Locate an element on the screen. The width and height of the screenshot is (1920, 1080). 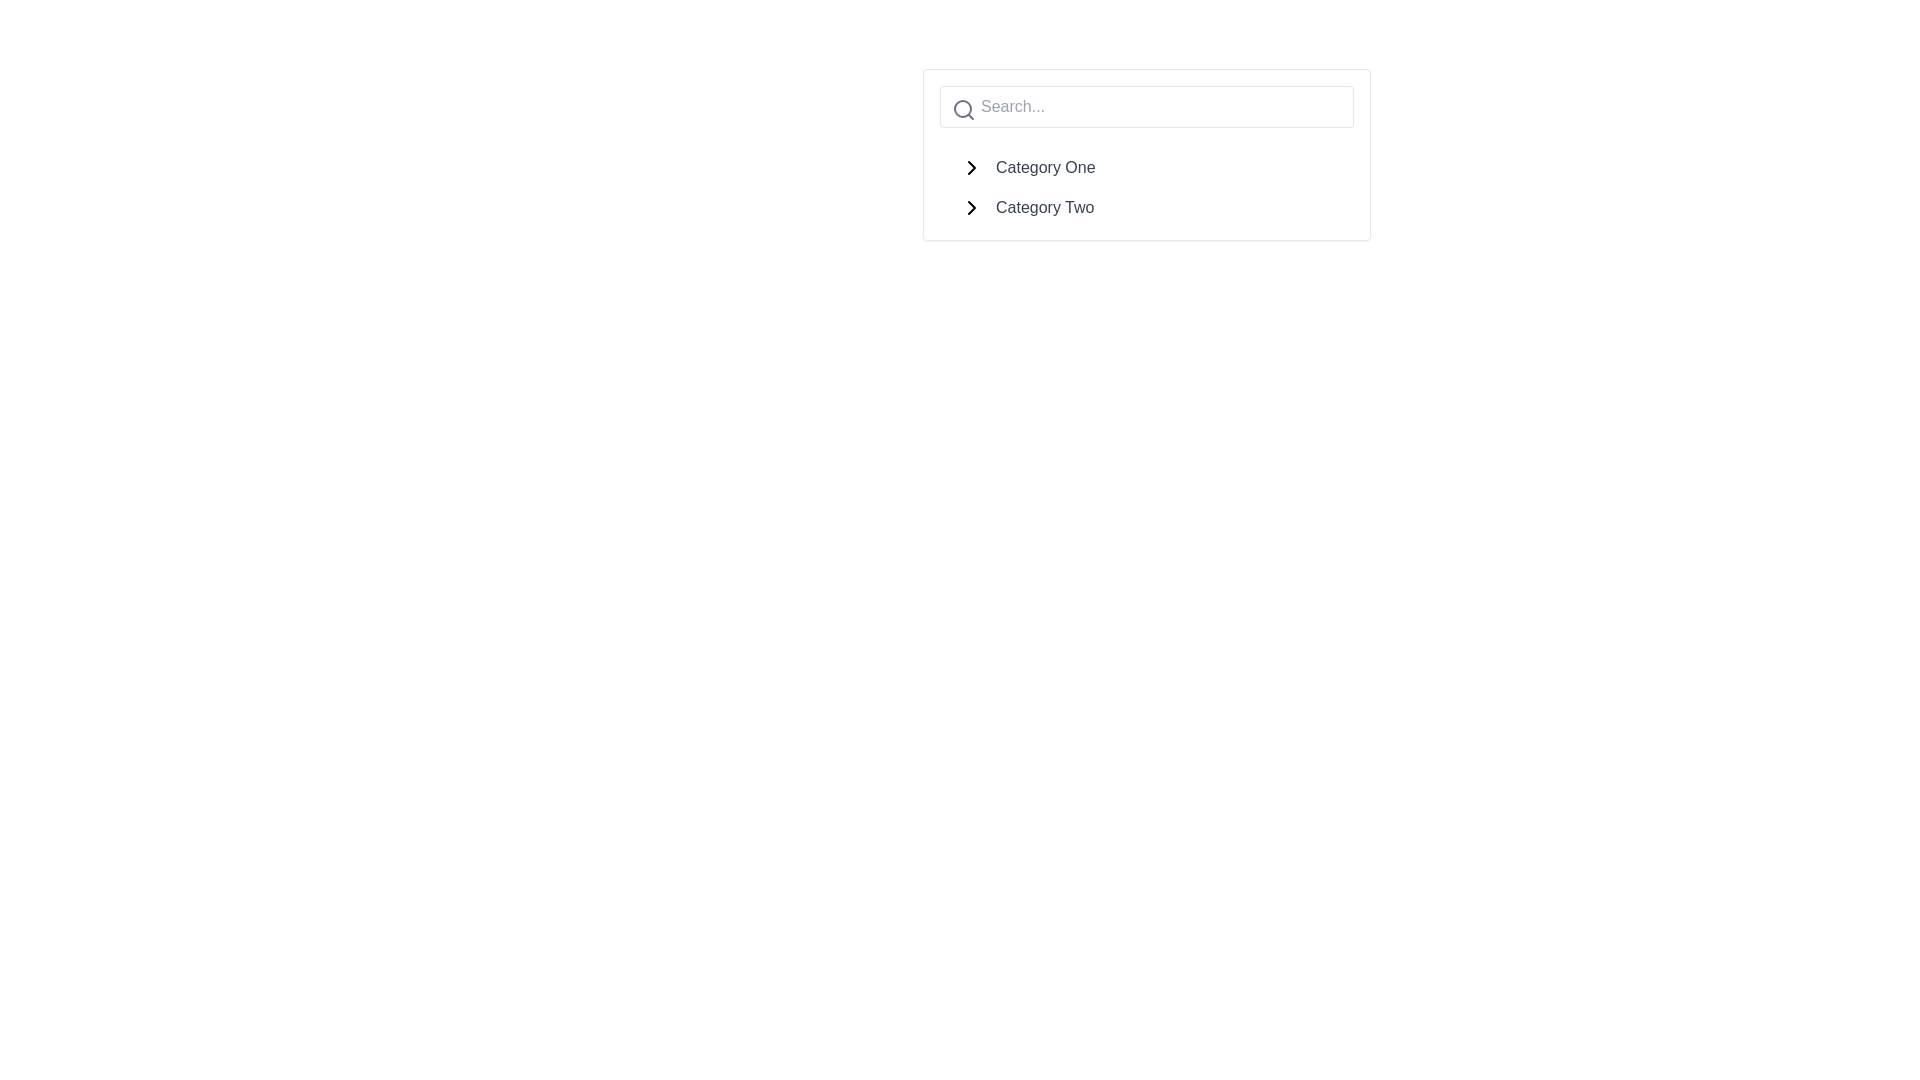
the rightward-pointing chevron arrow icon button located to the left of the 'Category Two' text label is located at coordinates (971, 208).